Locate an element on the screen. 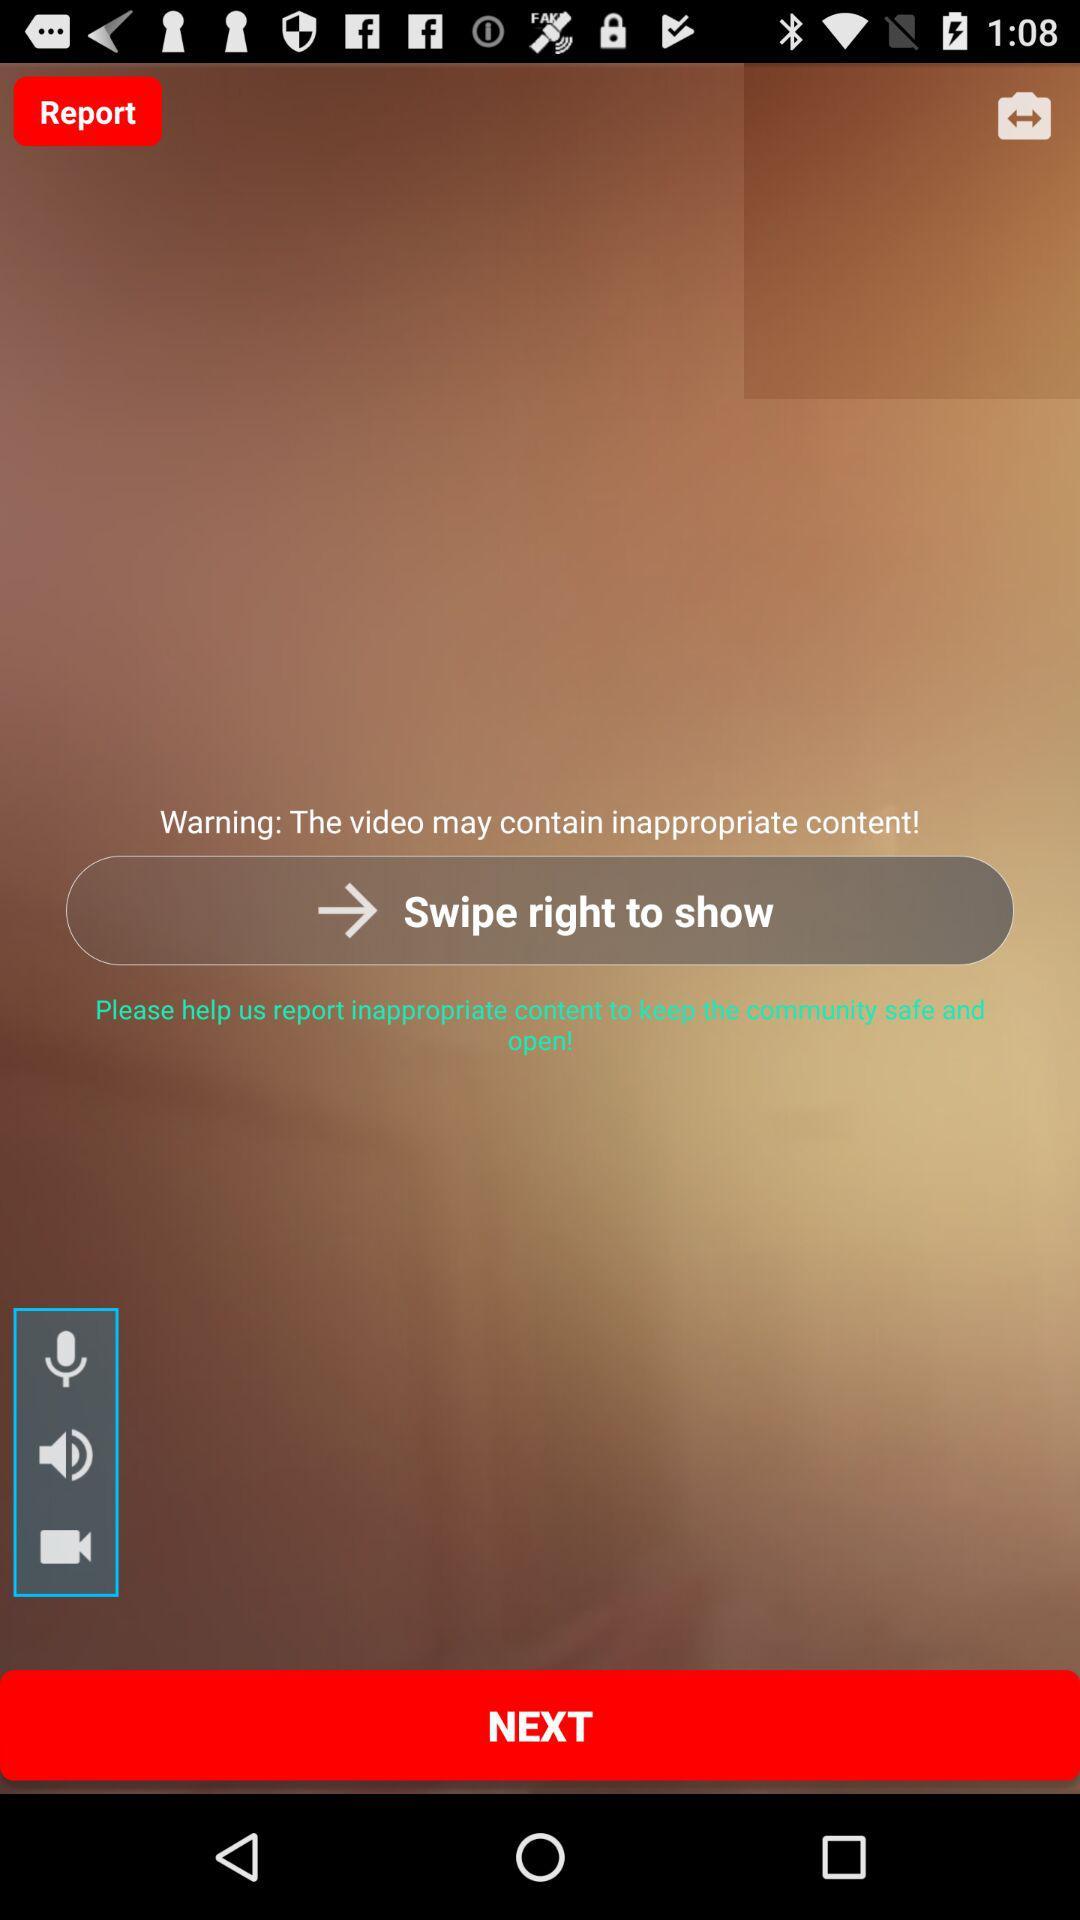  the swap icon is located at coordinates (1024, 125).